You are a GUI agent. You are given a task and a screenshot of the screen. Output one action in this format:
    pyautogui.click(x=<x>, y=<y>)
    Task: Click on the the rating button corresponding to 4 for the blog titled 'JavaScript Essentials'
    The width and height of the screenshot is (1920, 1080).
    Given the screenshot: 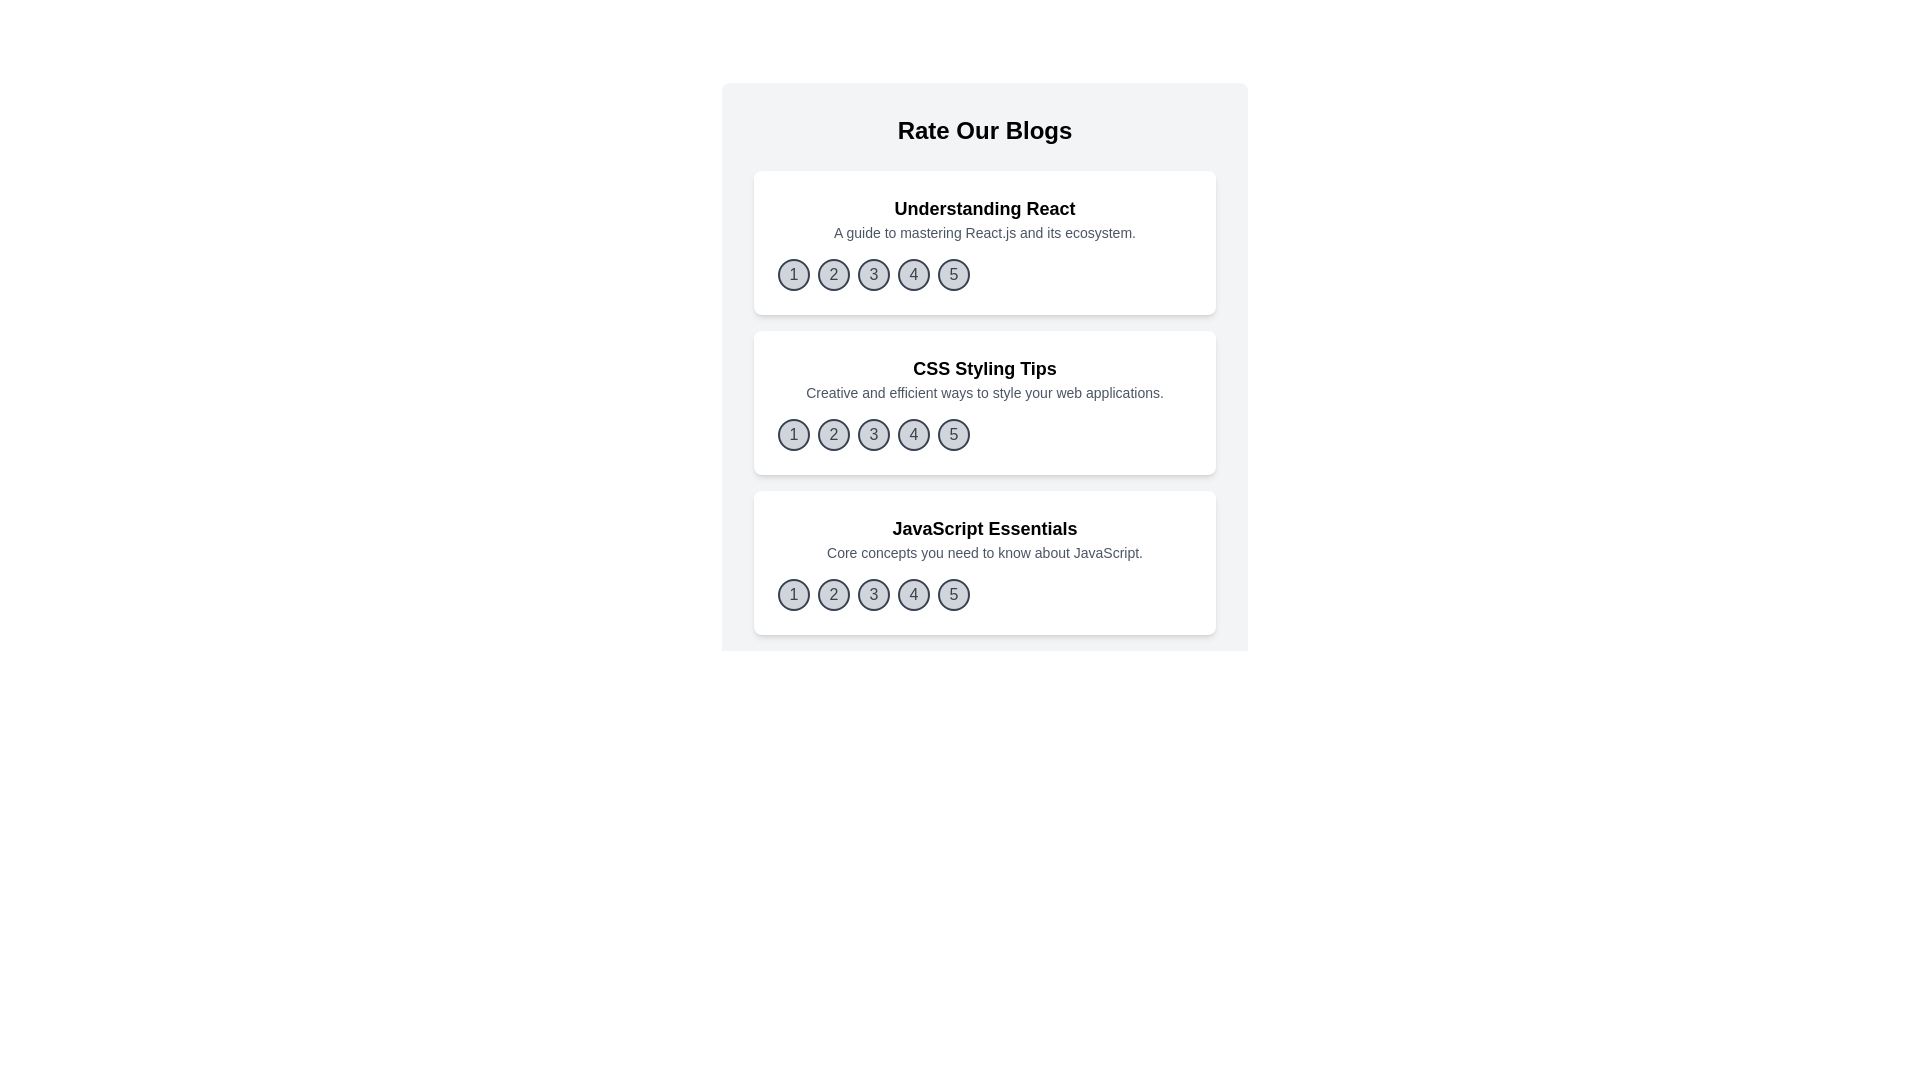 What is the action you would take?
    pyautogui.click(x=912, y=593)
    